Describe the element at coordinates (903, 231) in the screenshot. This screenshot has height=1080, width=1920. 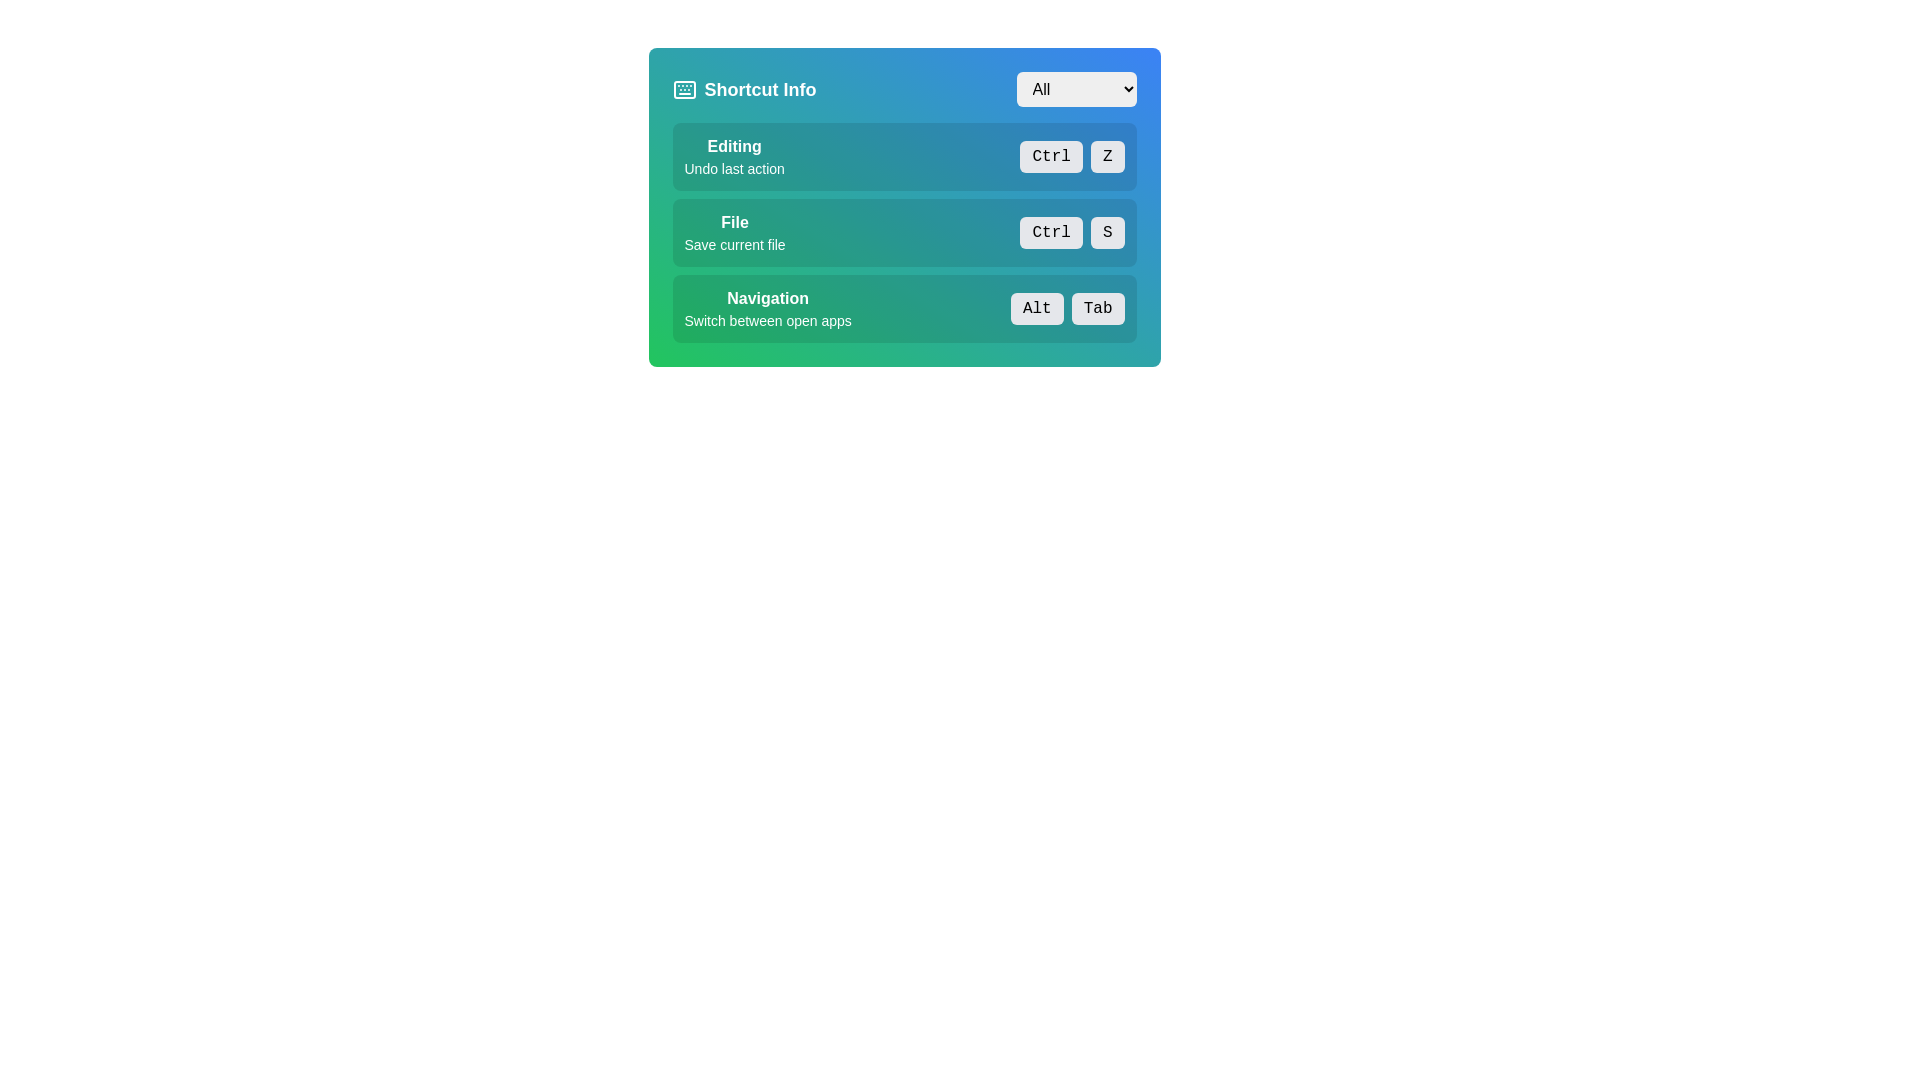
I see `the informational button labeled 'File' that indicates 'Save current file' within the 'Shortcut Info' section` at that location.